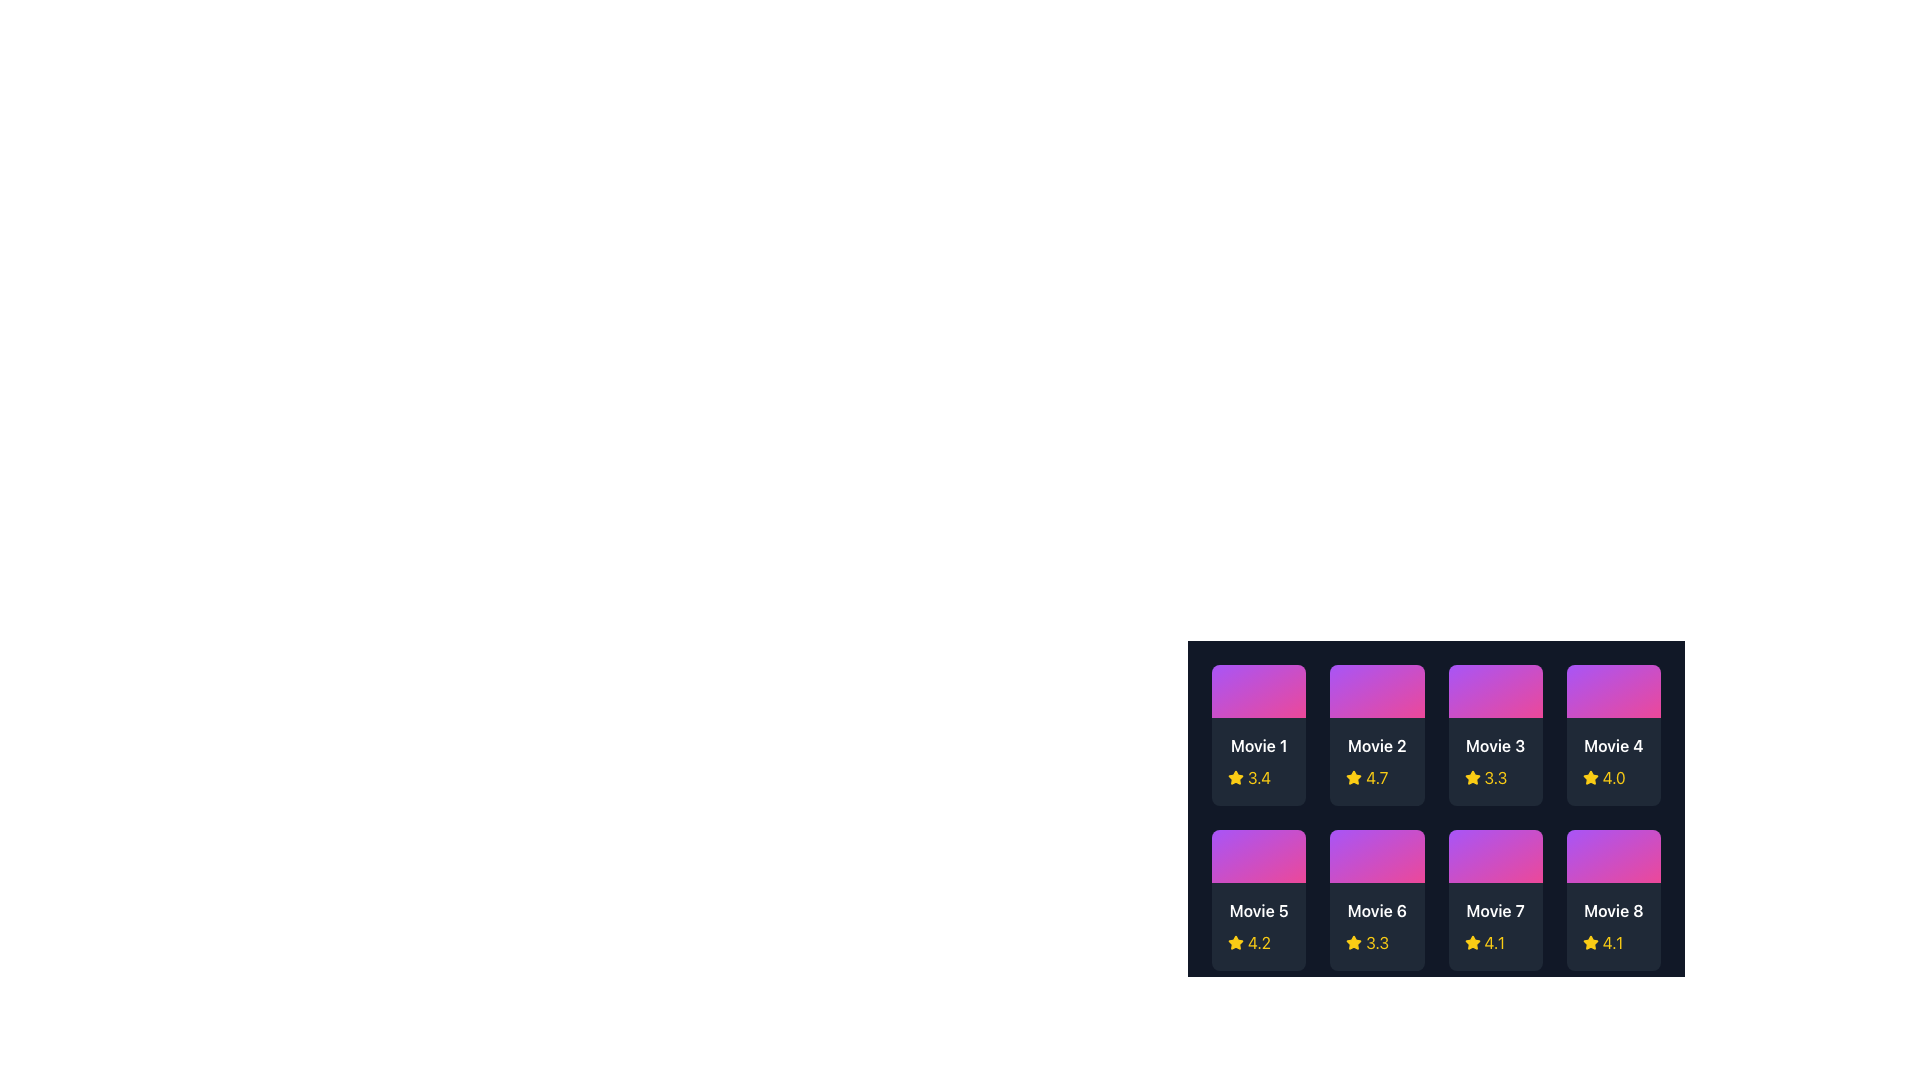 The image size is (1920, 1080). I want to click on the yellow star icon associated with the rating score of 4.2 for 'Movie 5' in the data entry grid, so click(1235, 942).